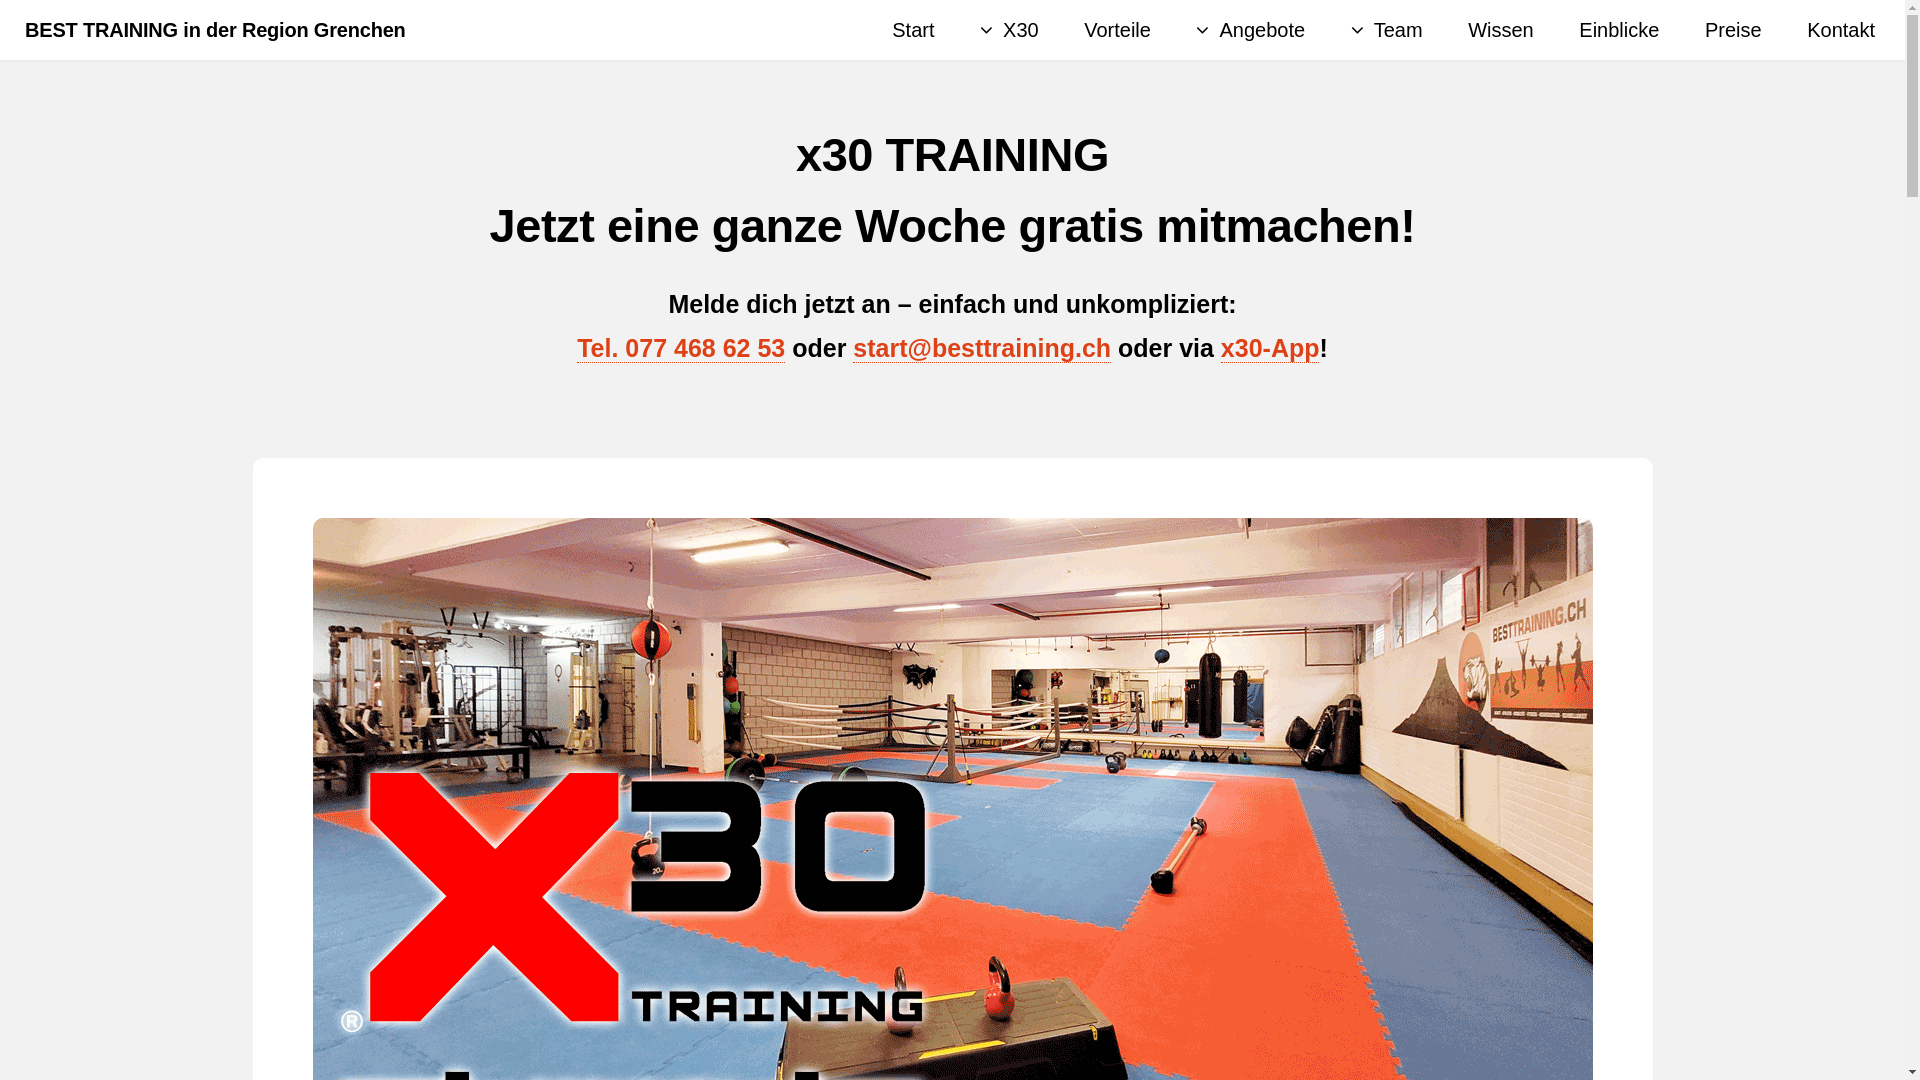 This screenshot has width=1920, height=1080. Describe the element at coordinates (982, 347) in the screenshot. I see `'start@besttraining.ch'` at that location.